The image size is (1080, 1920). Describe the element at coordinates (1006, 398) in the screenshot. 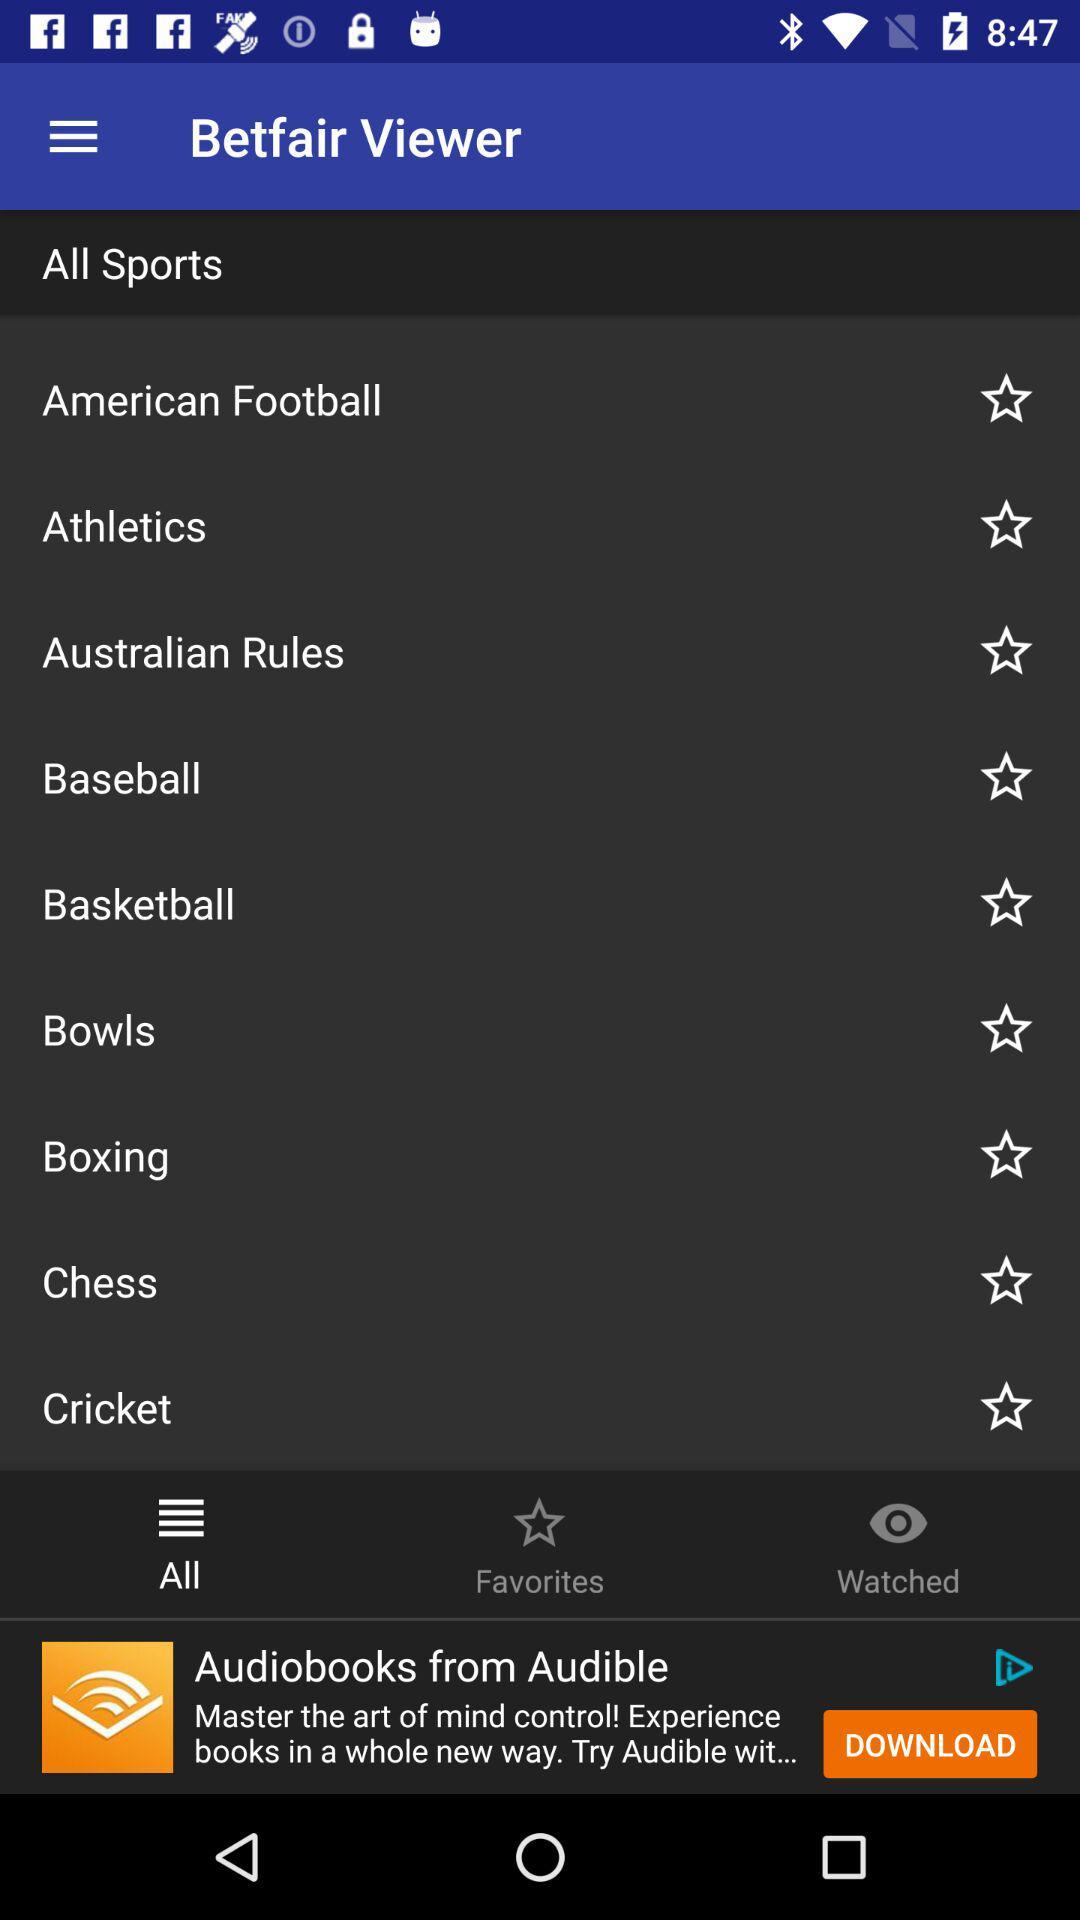

I see `favorite icon right to american football` at that location.